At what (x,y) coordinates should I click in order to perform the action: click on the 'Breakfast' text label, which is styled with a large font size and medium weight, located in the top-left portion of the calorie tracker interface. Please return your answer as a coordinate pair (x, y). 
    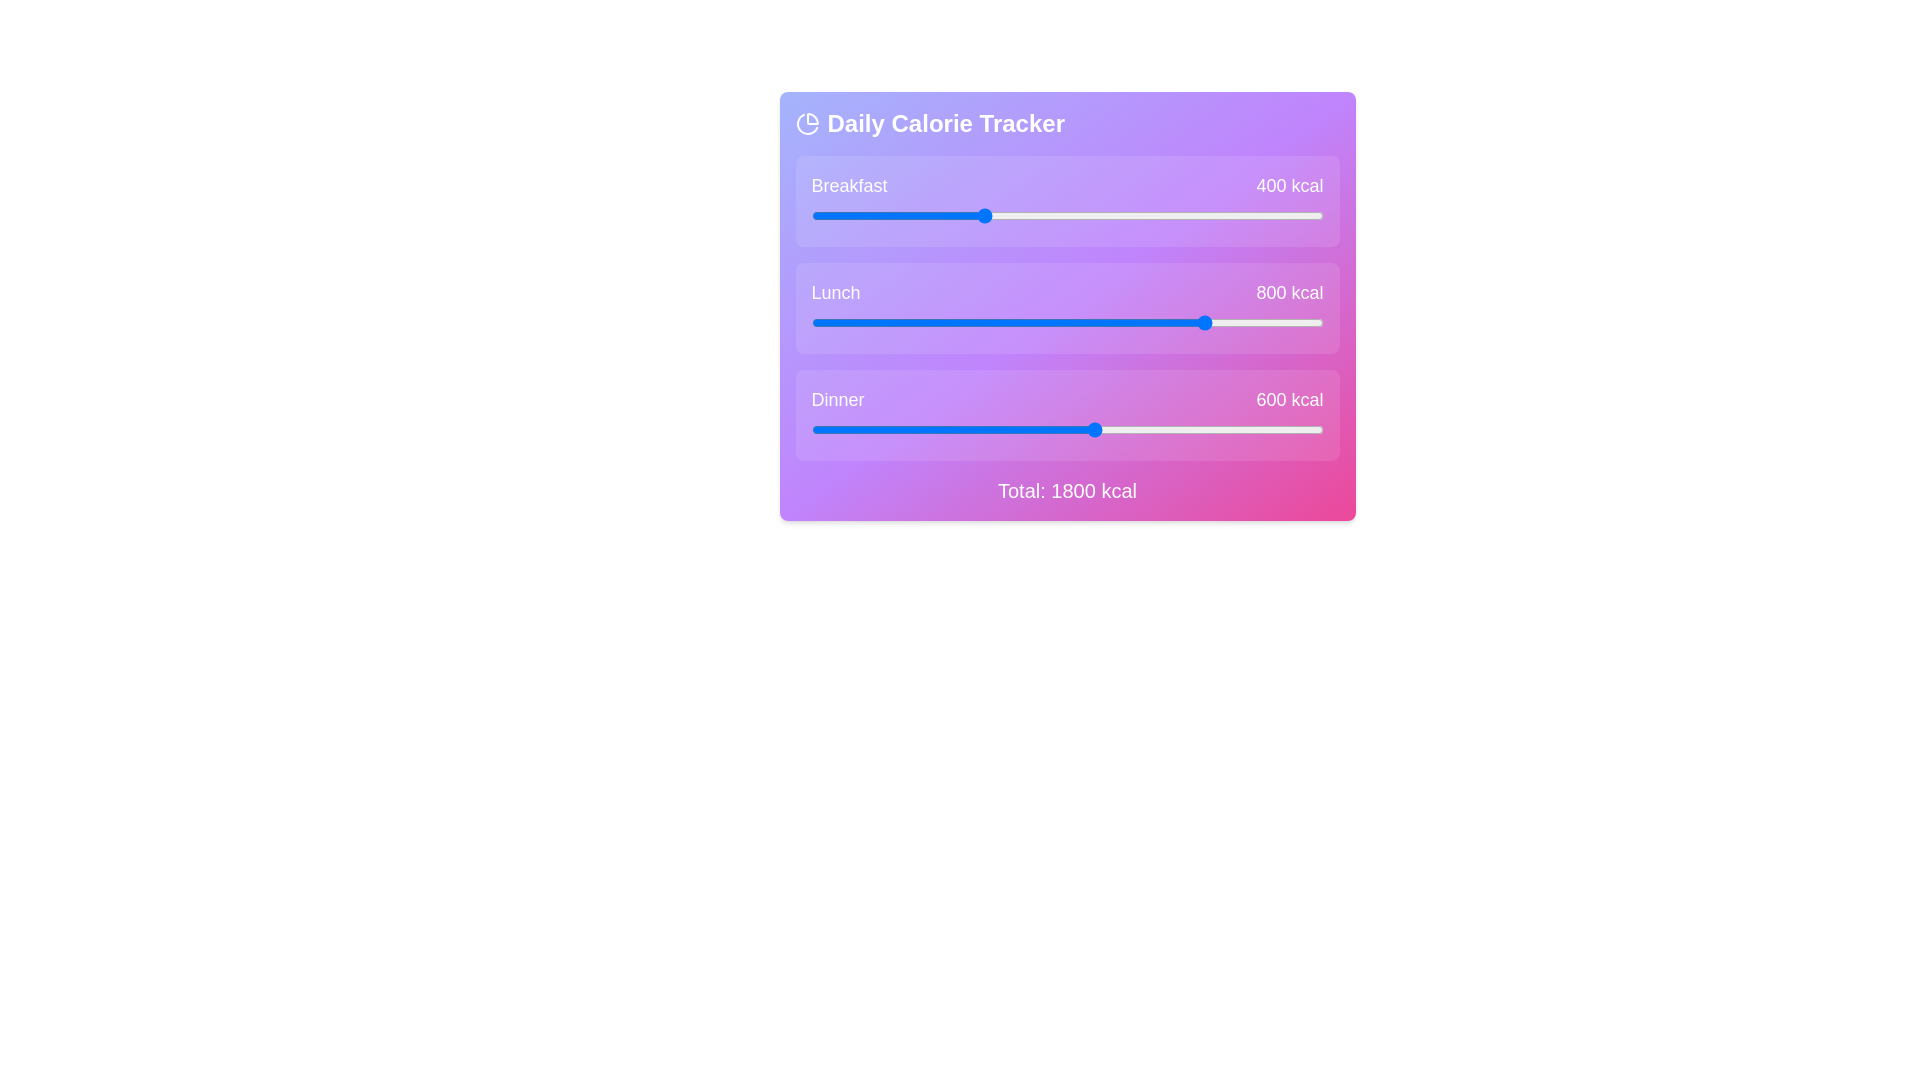
    Looking at the image, I should click on (849, 185).